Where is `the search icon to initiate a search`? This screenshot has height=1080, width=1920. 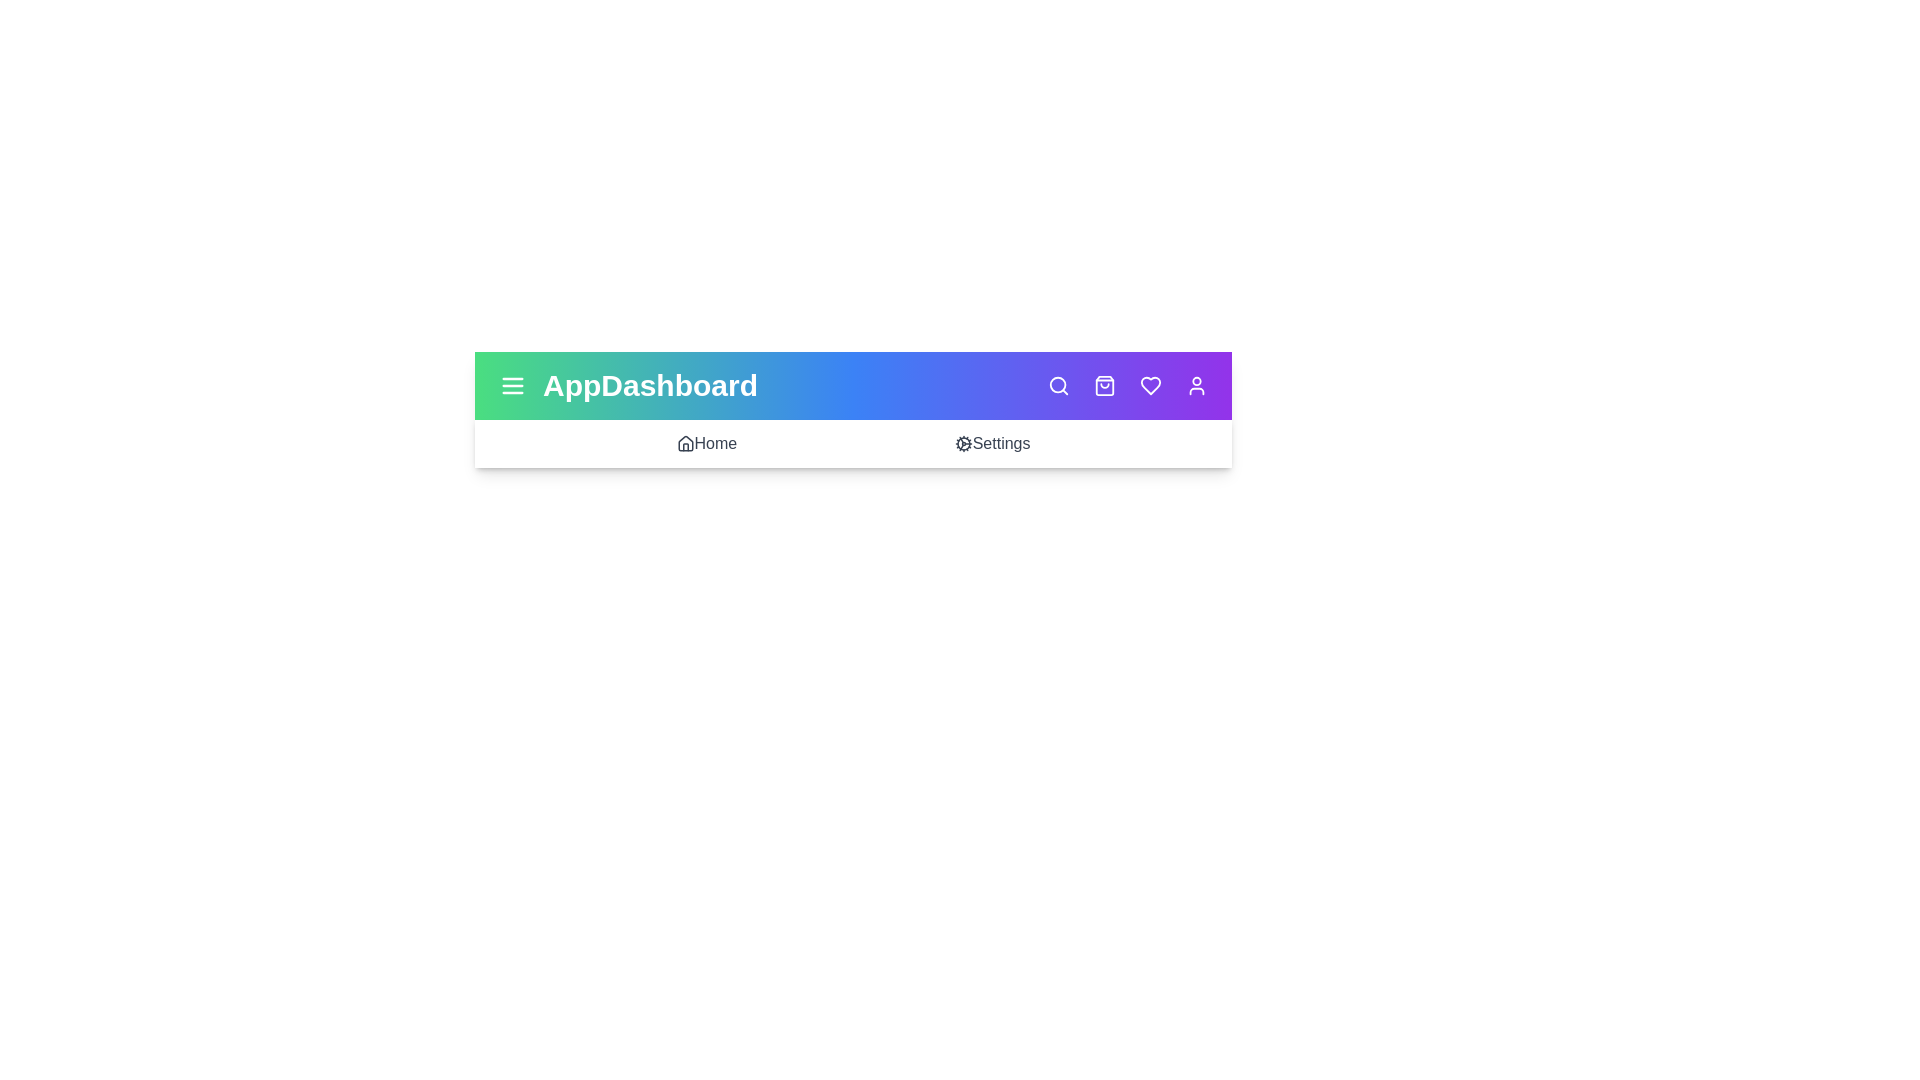
the search icon to initiate a search is located at coordinates (1058, 385).